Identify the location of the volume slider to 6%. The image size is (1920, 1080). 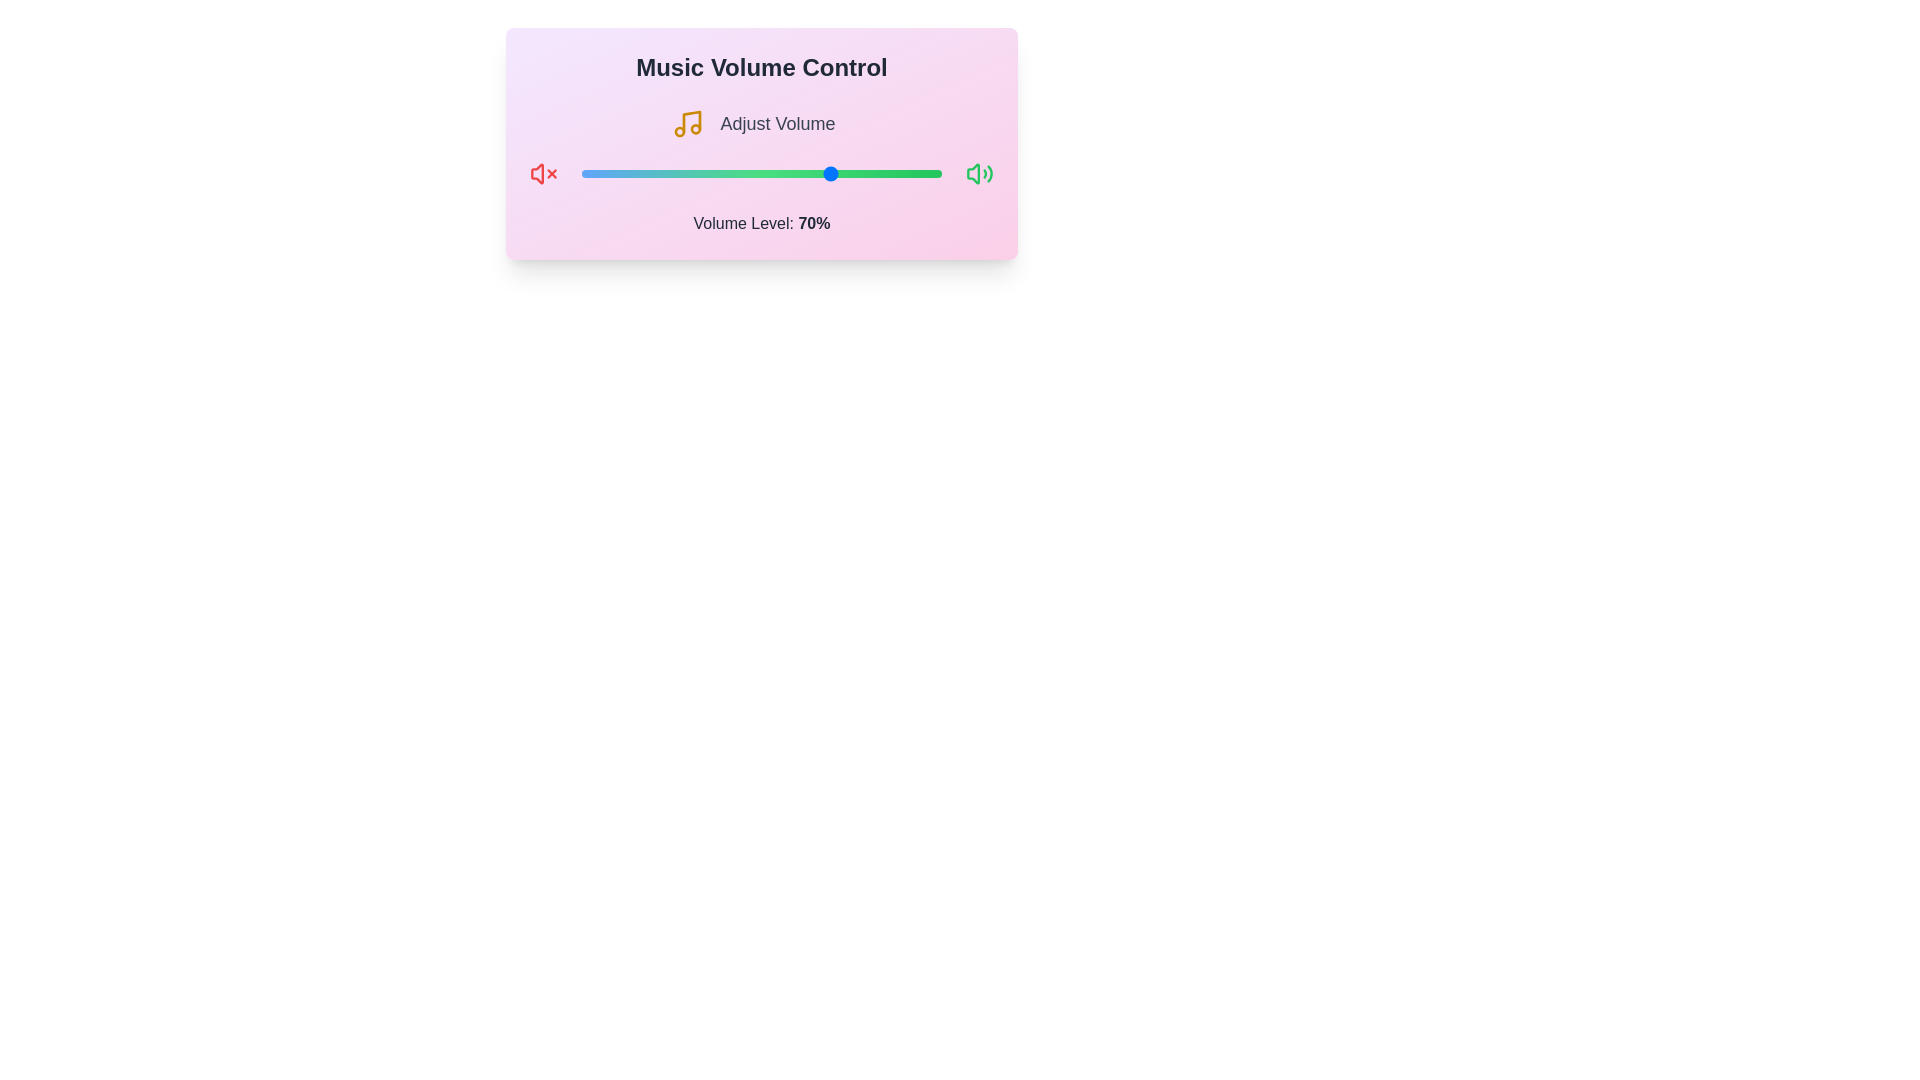
(602, 172).